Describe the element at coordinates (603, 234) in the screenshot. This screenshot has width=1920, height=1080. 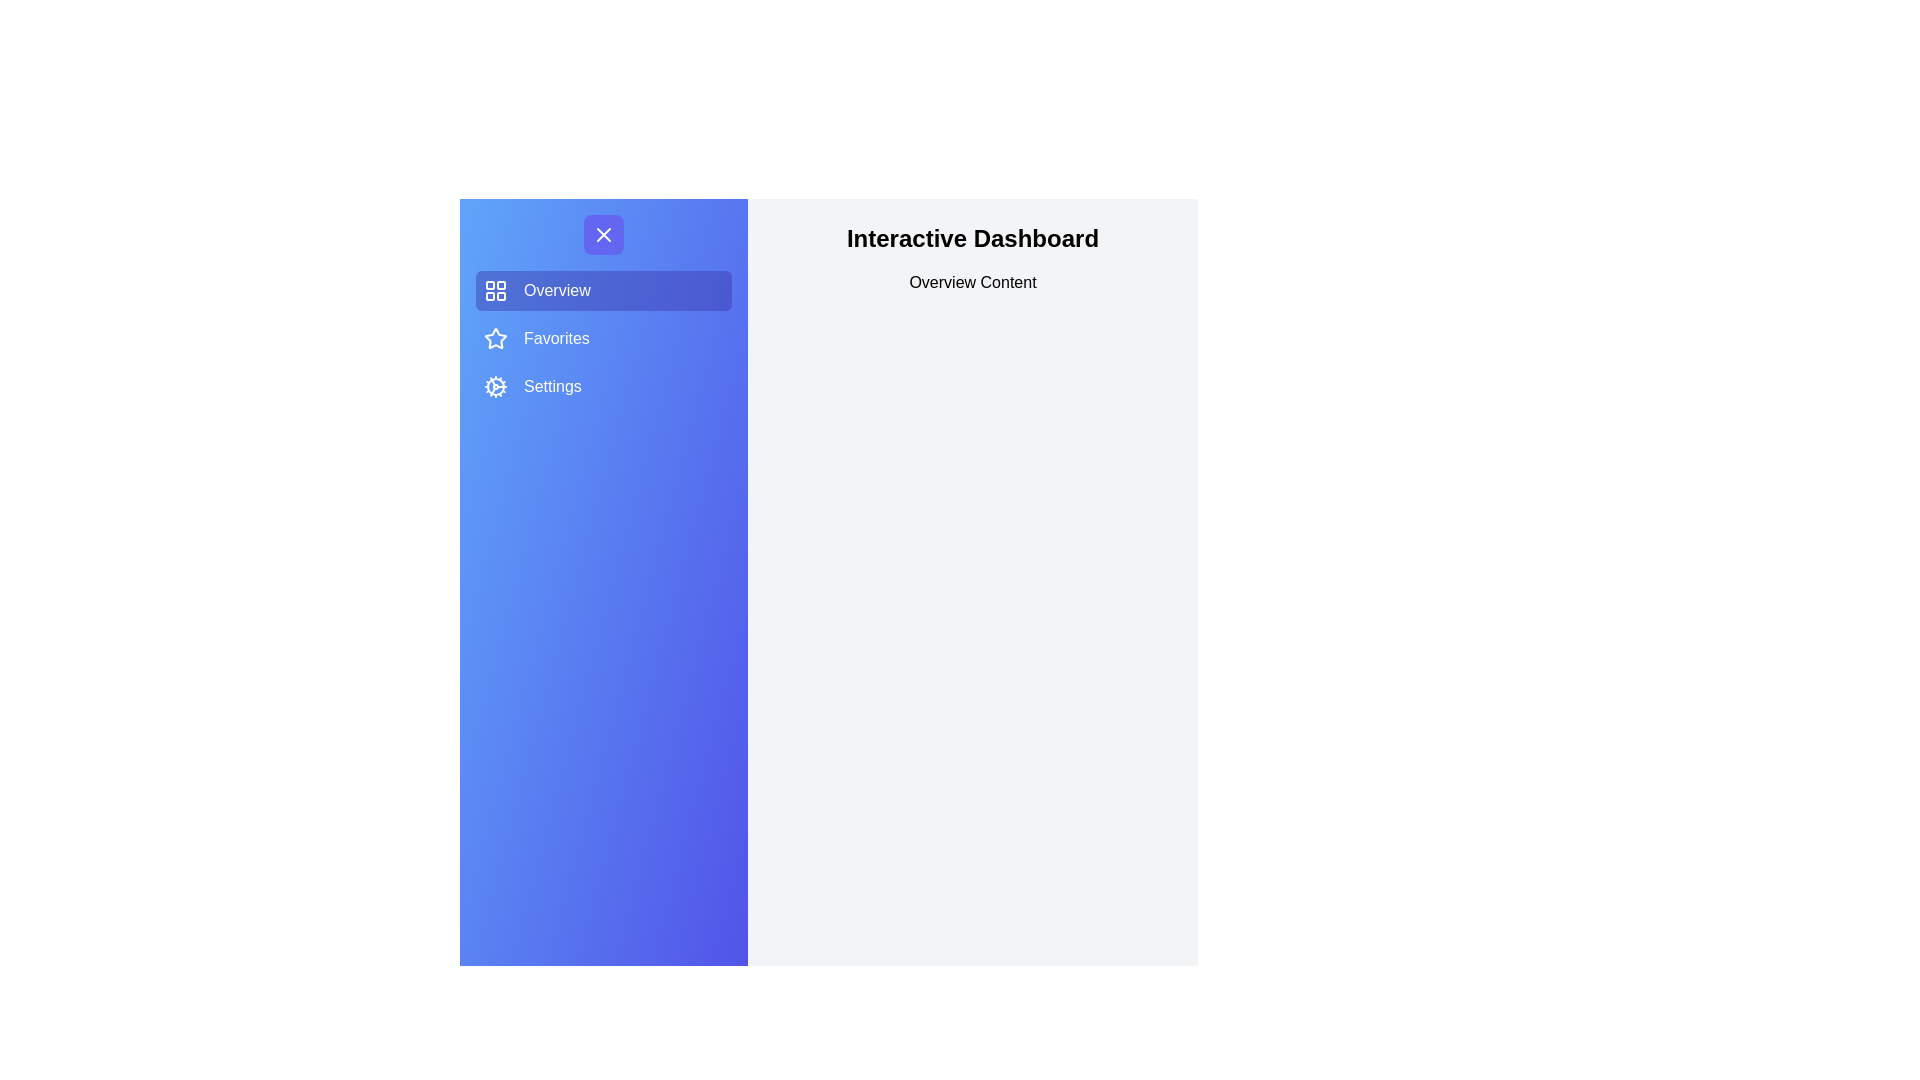
I see `button at the top of the drawer to toggle its state` at that location.